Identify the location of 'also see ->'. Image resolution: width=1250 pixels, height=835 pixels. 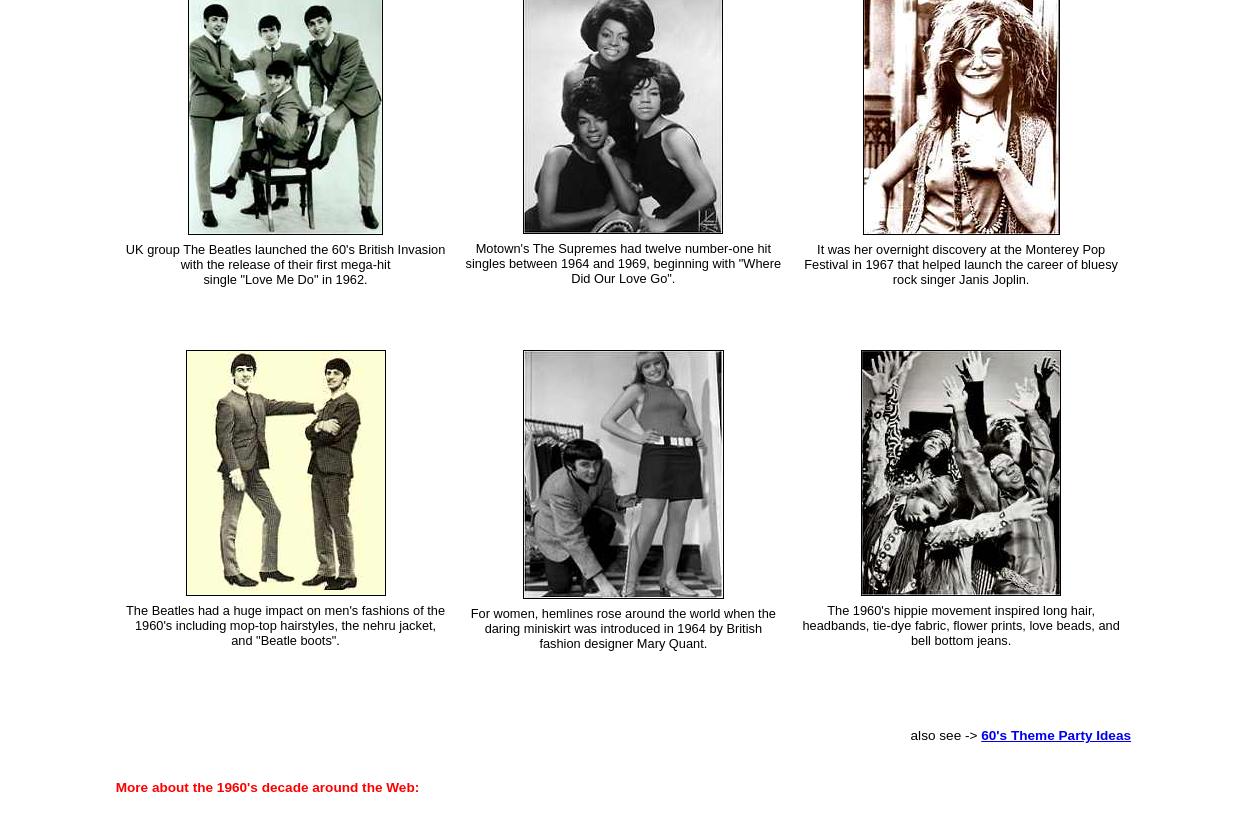
(910, 734).